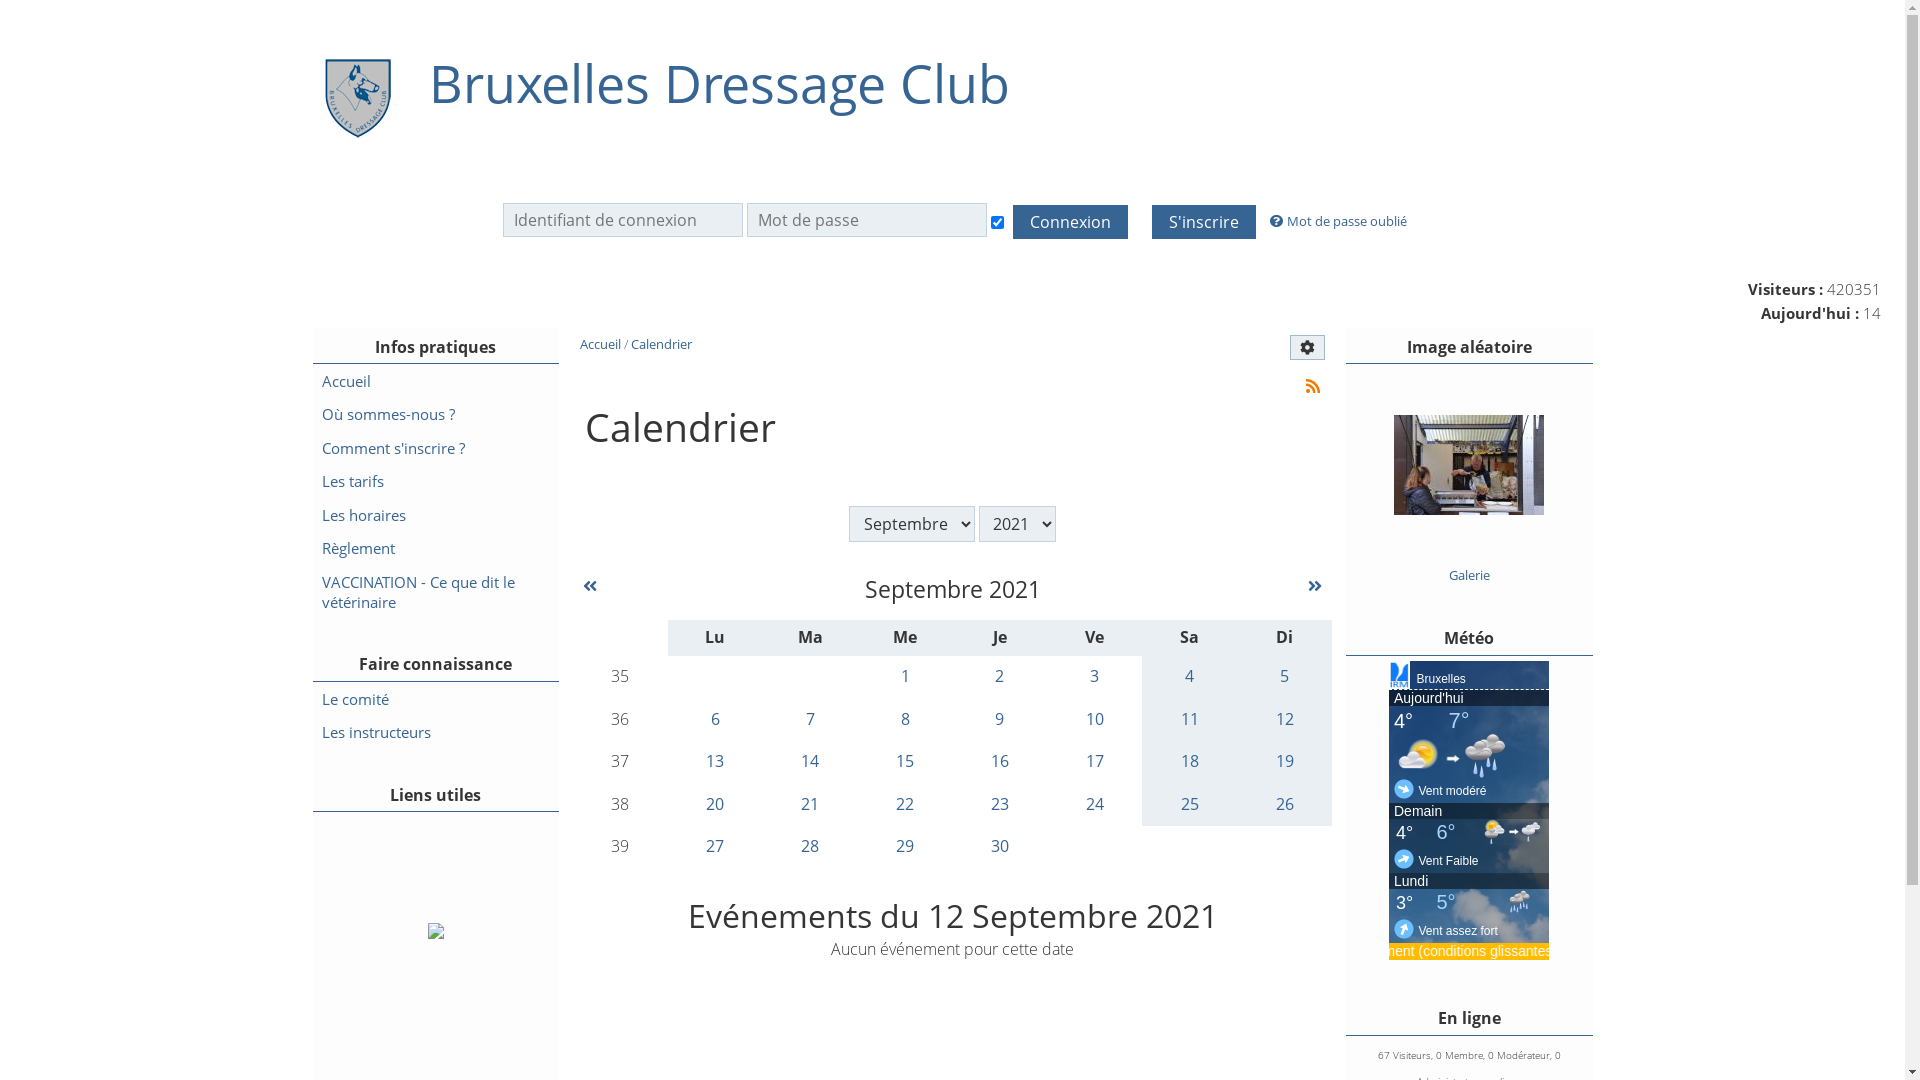 The image size is (1920, 1080). I want to click on '11', so click(1189, 718).